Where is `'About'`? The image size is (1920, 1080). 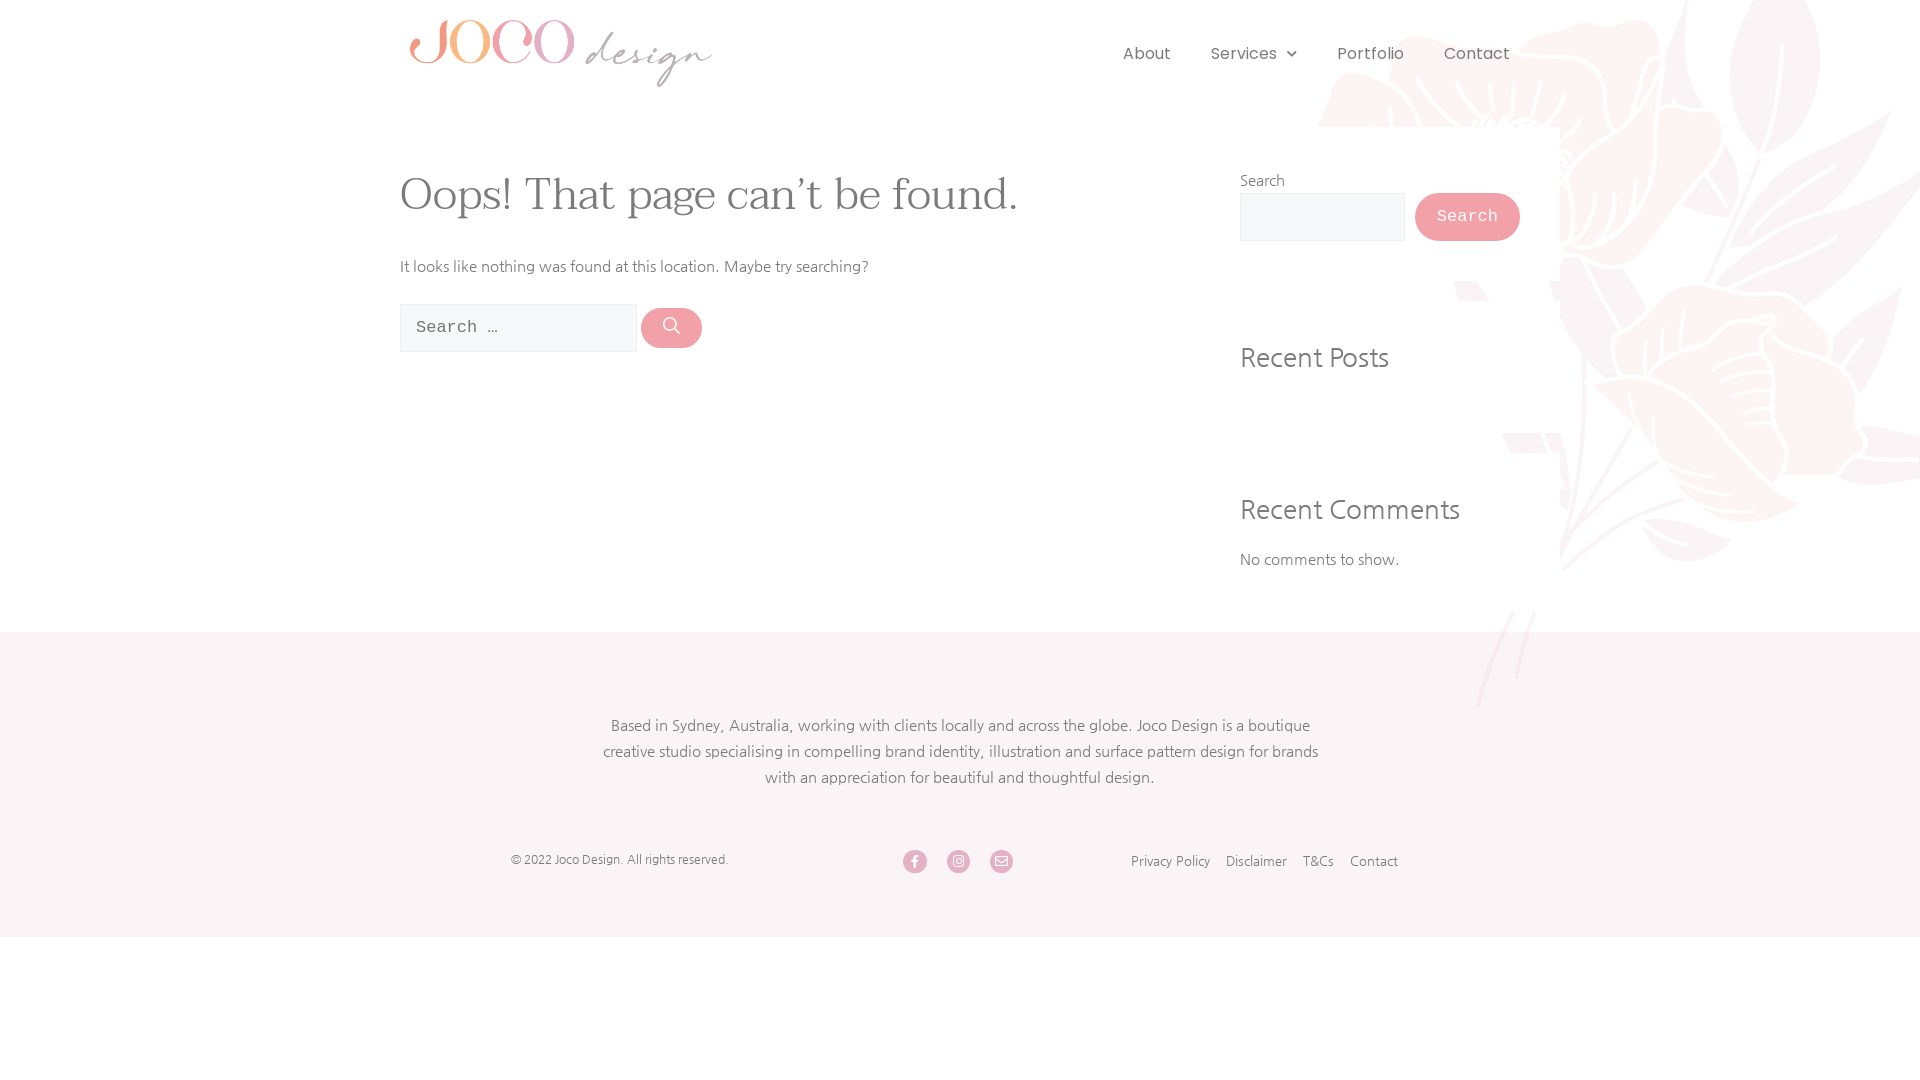 'About' is located at coordinates (1123, 53).